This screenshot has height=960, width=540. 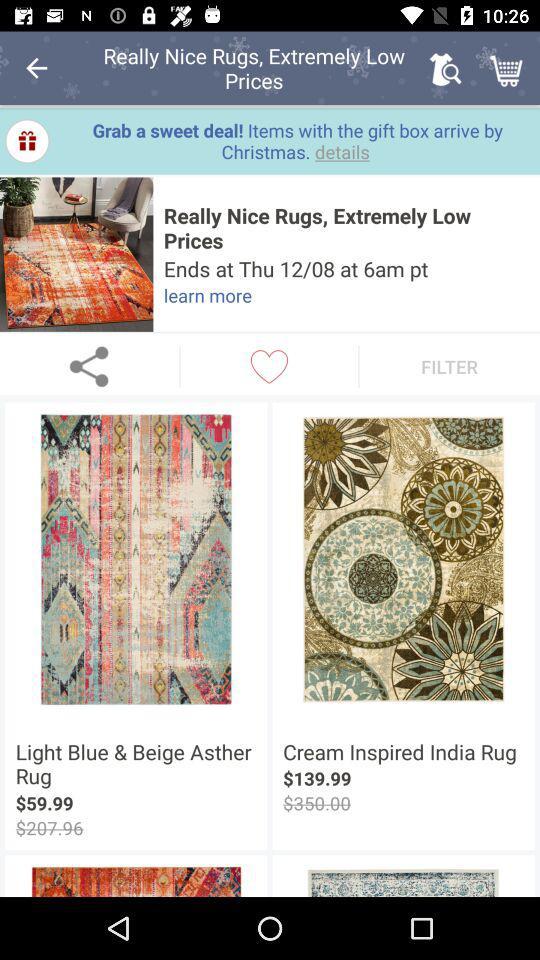 I want to click on the item above grab a sweet icon, so click(x=508, y=68).